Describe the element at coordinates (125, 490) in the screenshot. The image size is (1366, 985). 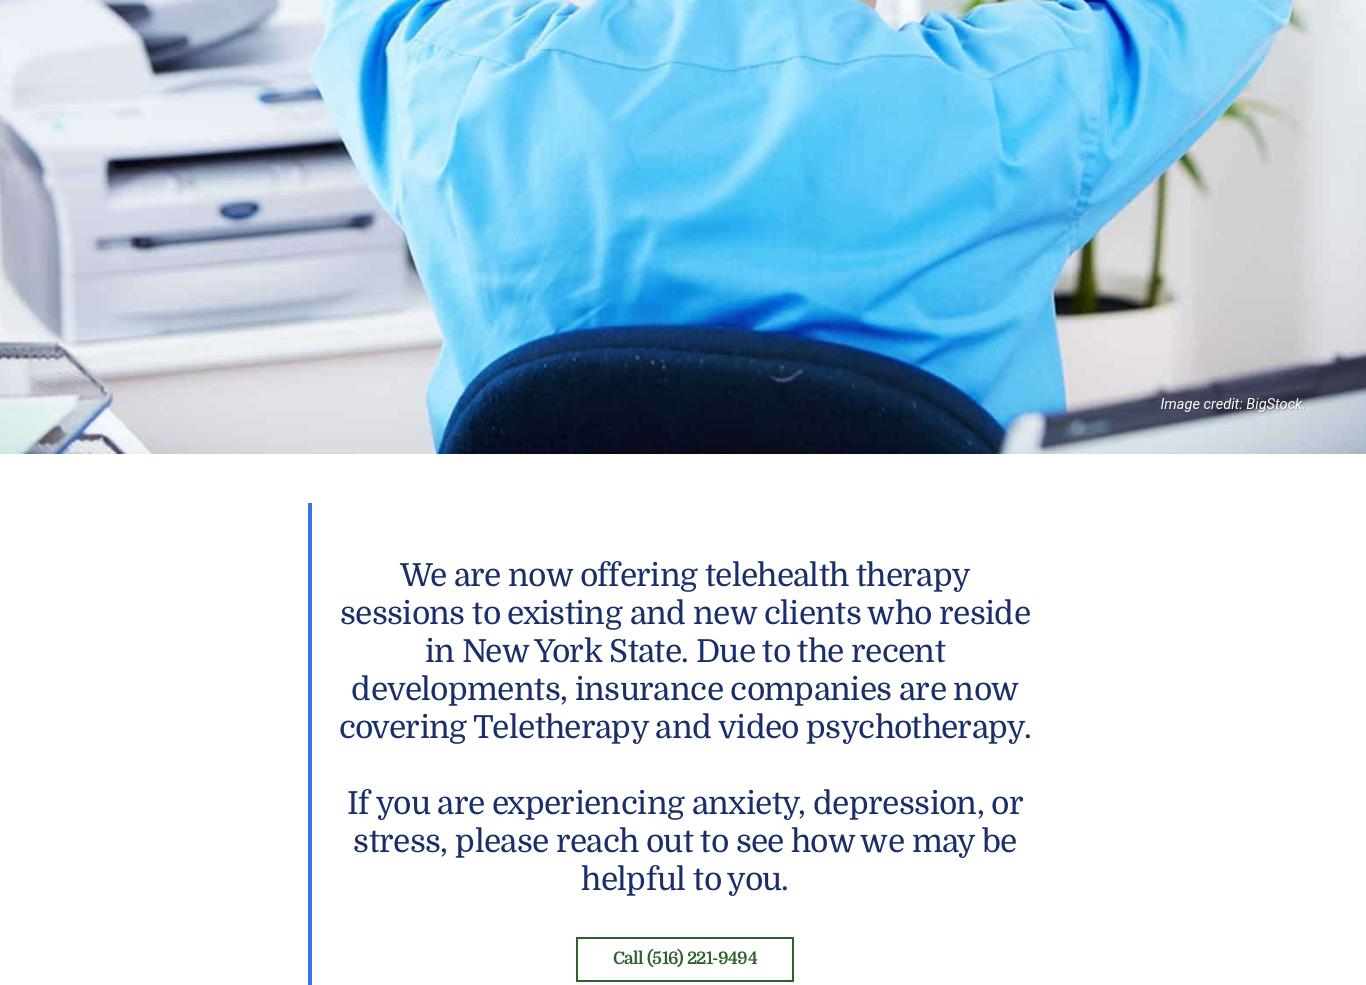
I see `'Previous'` at that location.